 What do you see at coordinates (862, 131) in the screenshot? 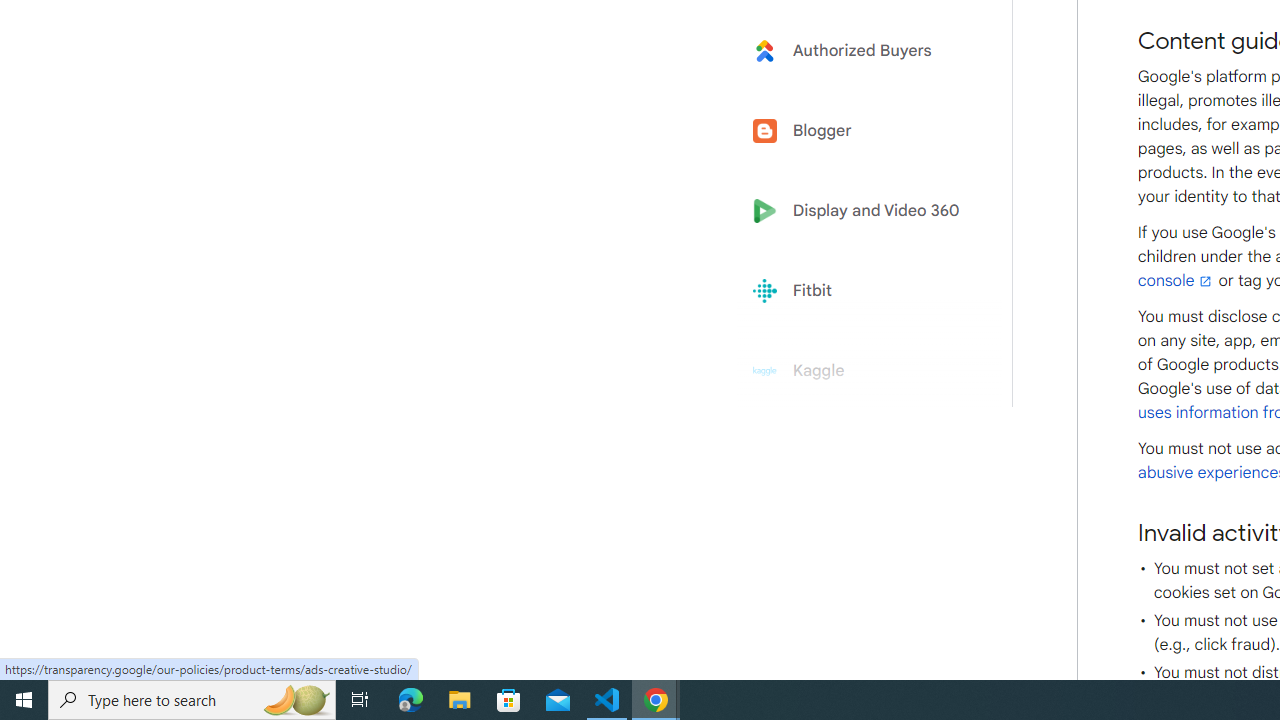
I see `'Blogger'` at bounding box center [862, 131].